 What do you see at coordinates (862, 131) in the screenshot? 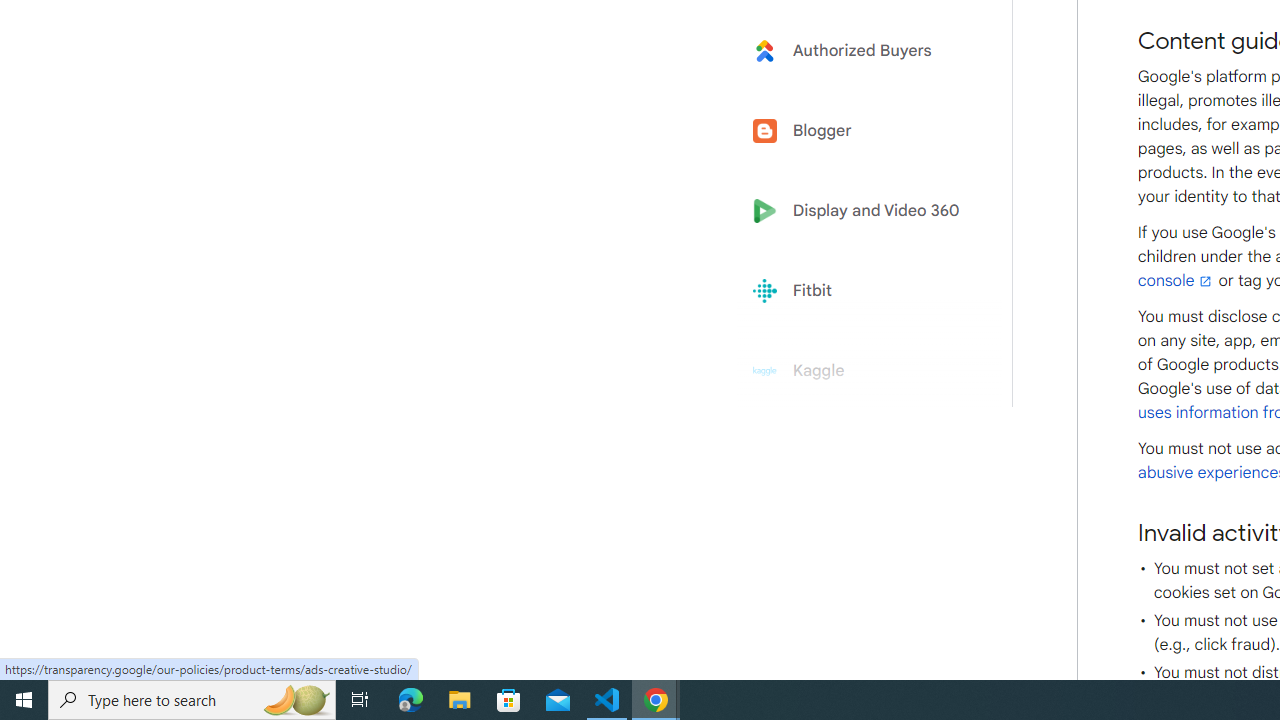
I see `'Blogger'` at bounding box center [862, 131].